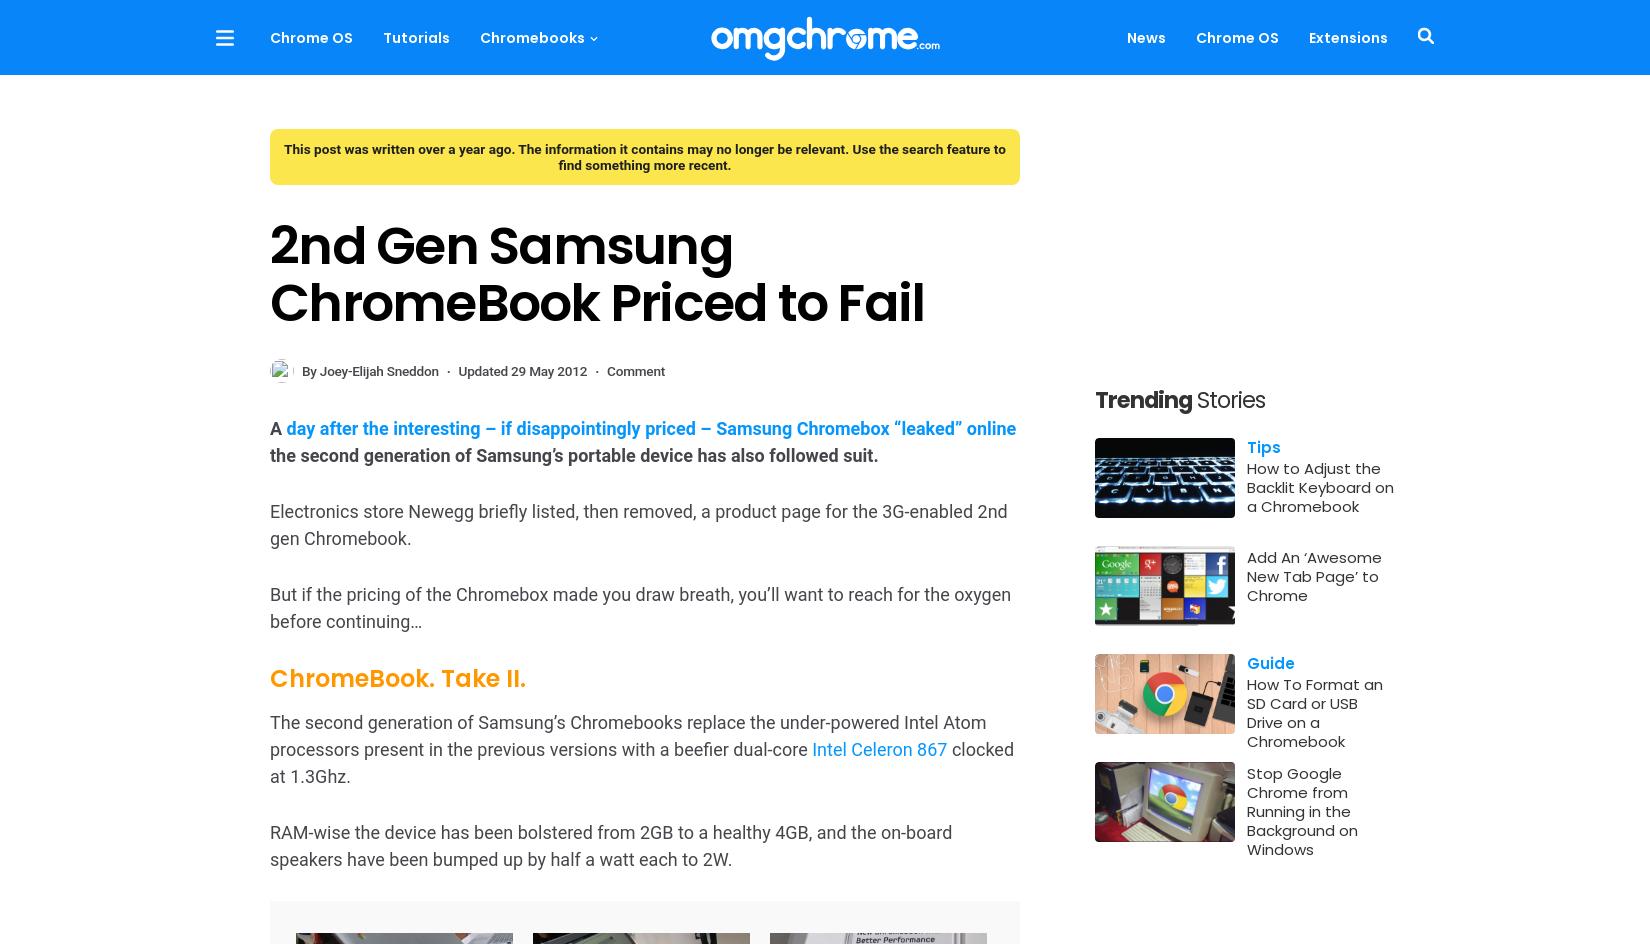  I want to click on 'have you checked if your Chromebook has a backlit keyboard?', so click(1262, 875).